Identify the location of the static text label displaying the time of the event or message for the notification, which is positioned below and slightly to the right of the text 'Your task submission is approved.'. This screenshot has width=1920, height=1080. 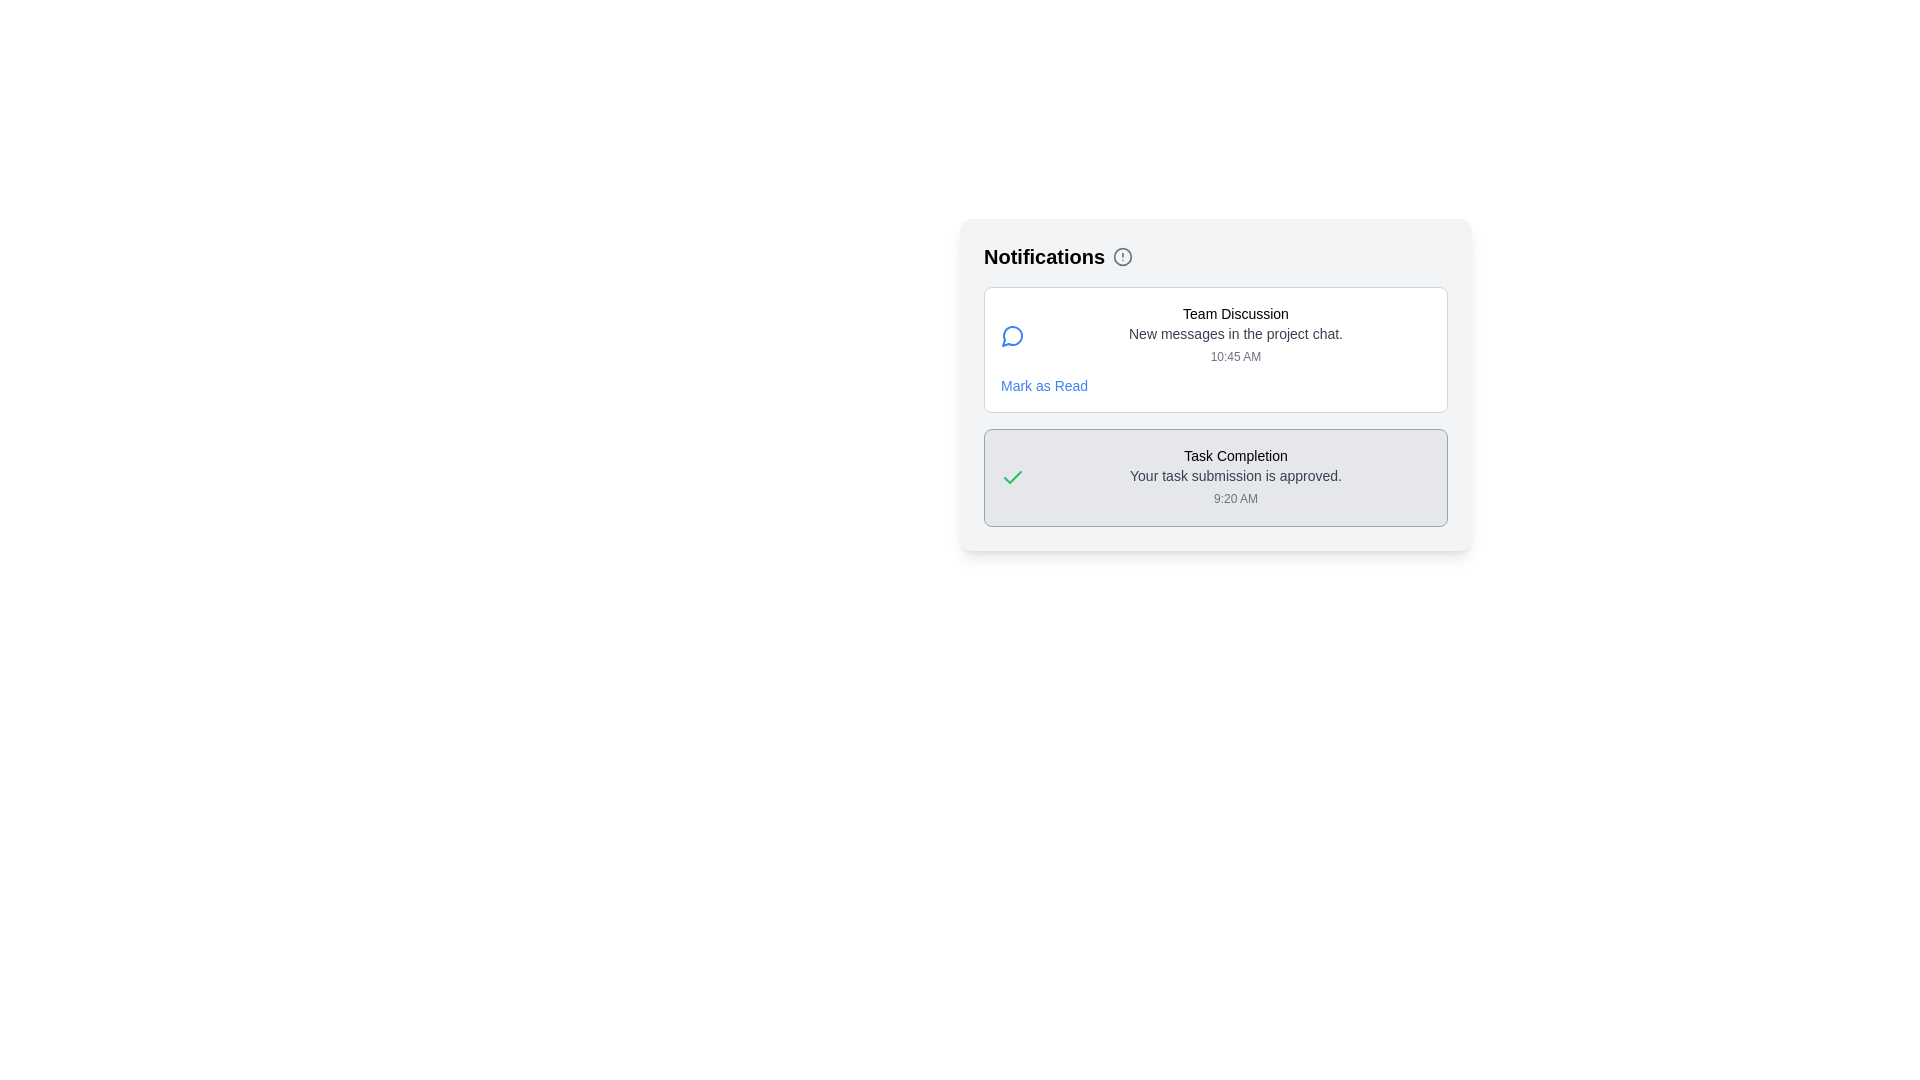
(1235, 497).